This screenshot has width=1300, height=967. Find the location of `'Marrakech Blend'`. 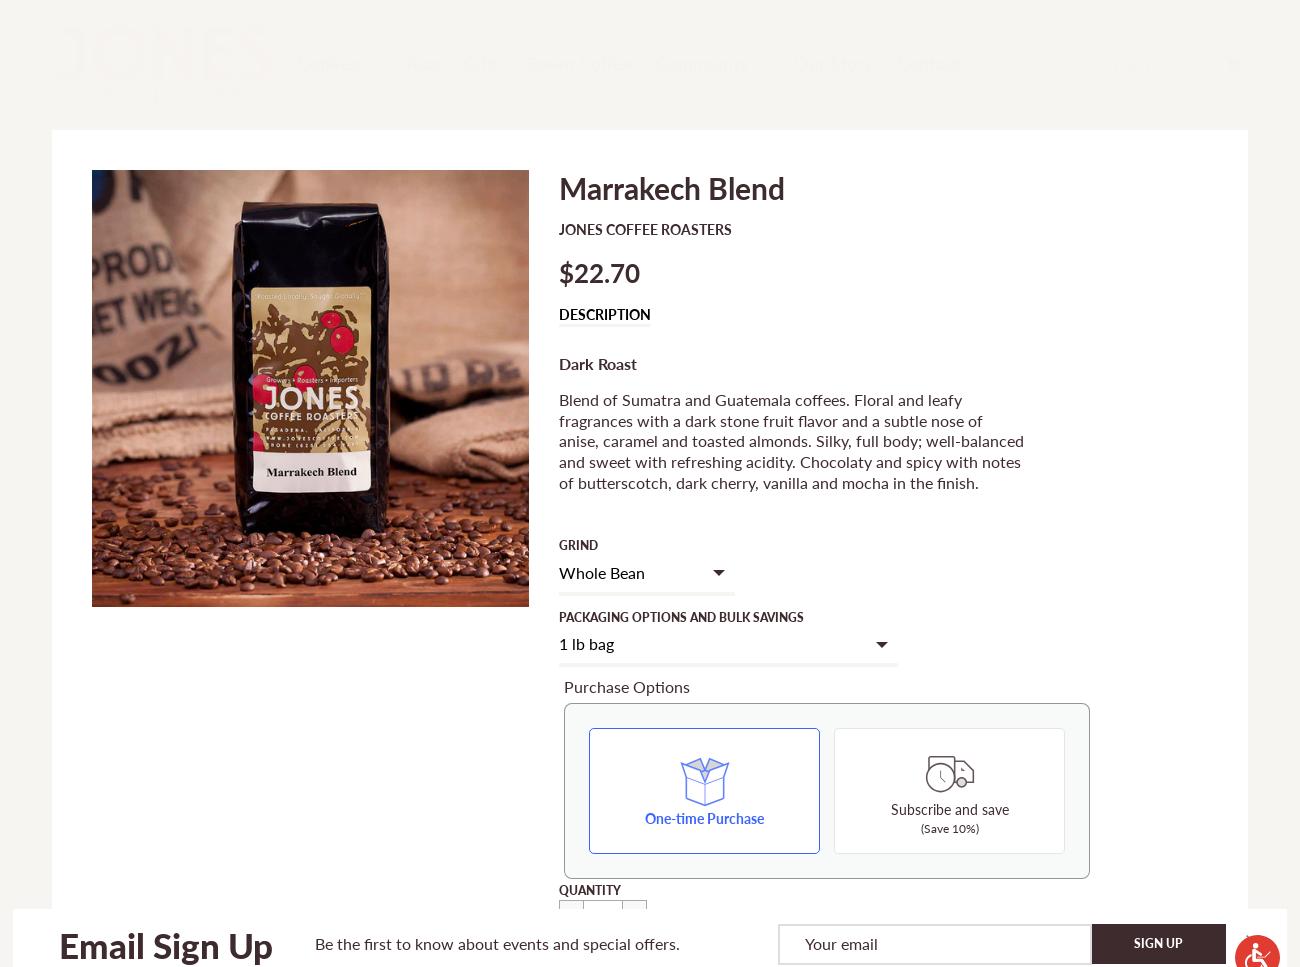

'Marrakech Blend' is located at coordinates (558, 186).